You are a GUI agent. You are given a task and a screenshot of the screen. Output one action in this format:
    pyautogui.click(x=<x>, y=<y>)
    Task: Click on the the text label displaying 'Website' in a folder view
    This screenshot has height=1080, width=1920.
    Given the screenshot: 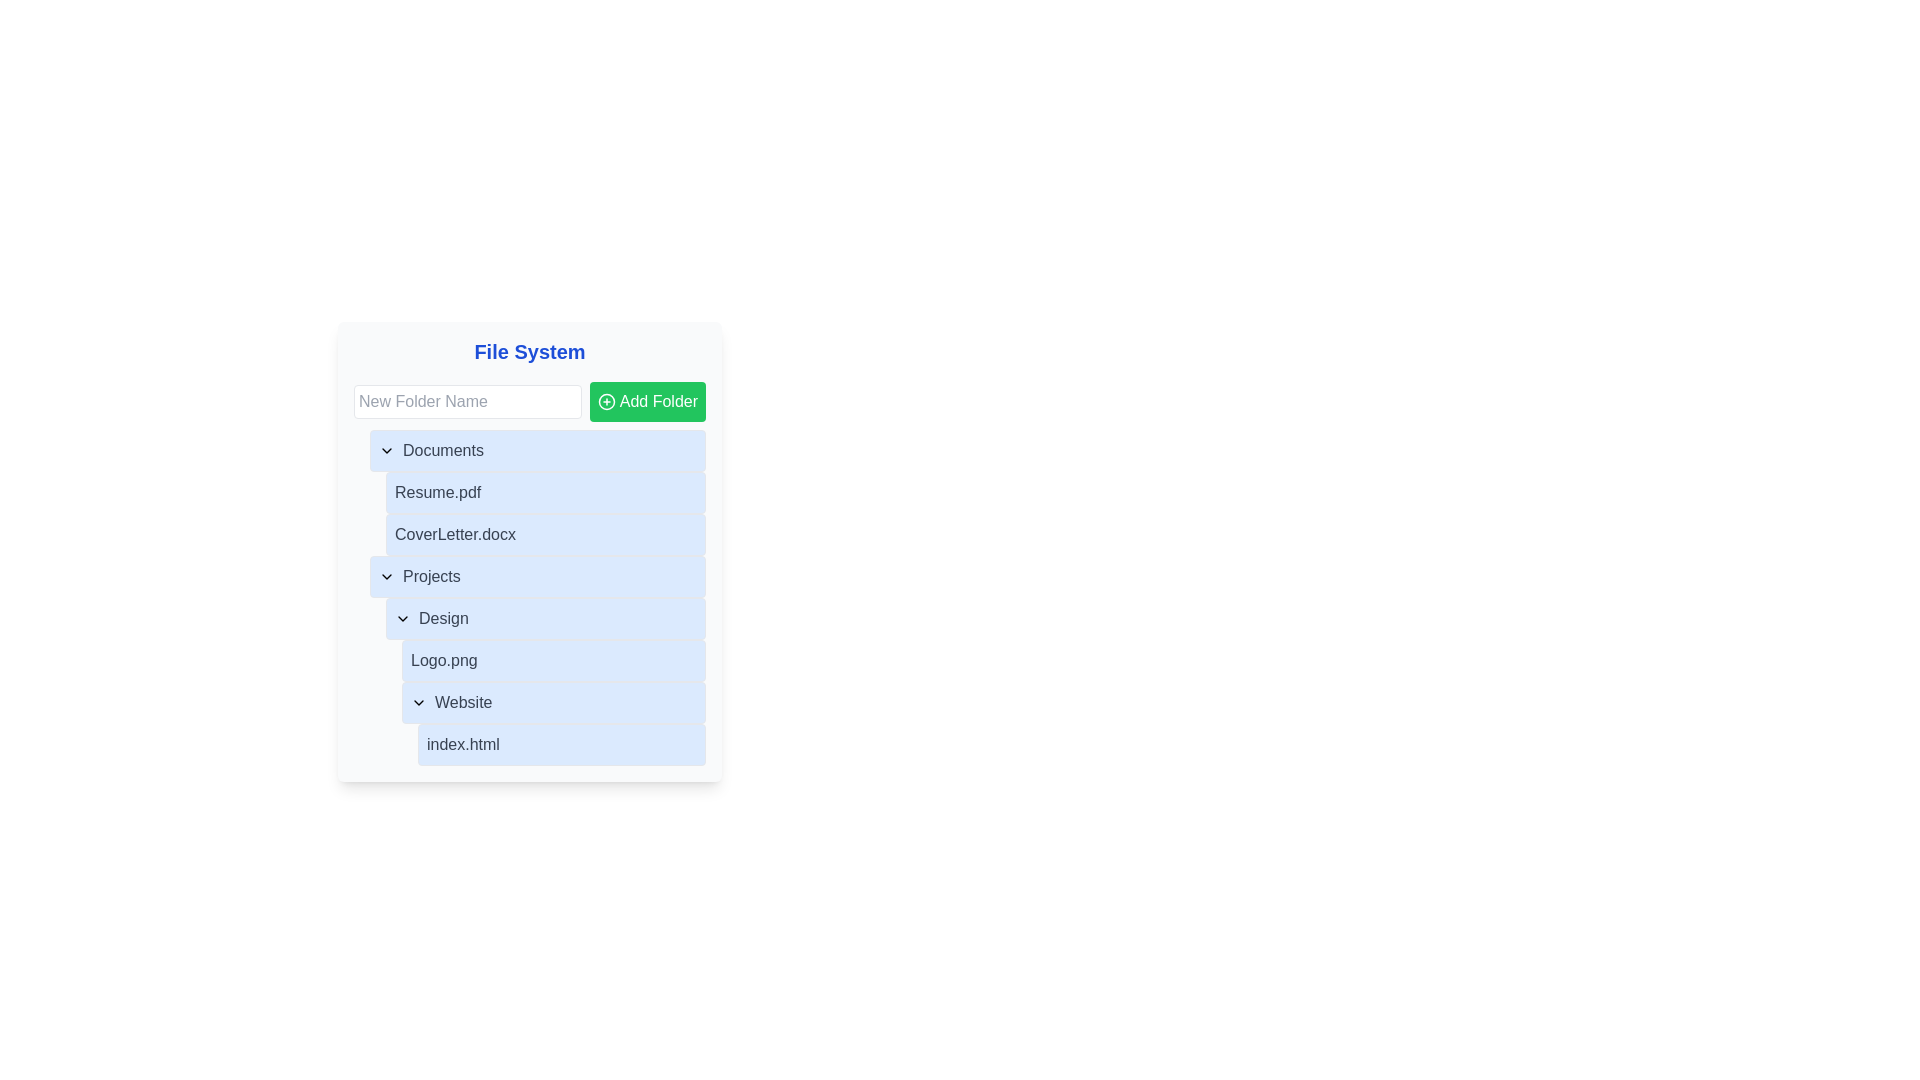 What is the action you would take?
    pyautogui.click(x=461, y=701)
    